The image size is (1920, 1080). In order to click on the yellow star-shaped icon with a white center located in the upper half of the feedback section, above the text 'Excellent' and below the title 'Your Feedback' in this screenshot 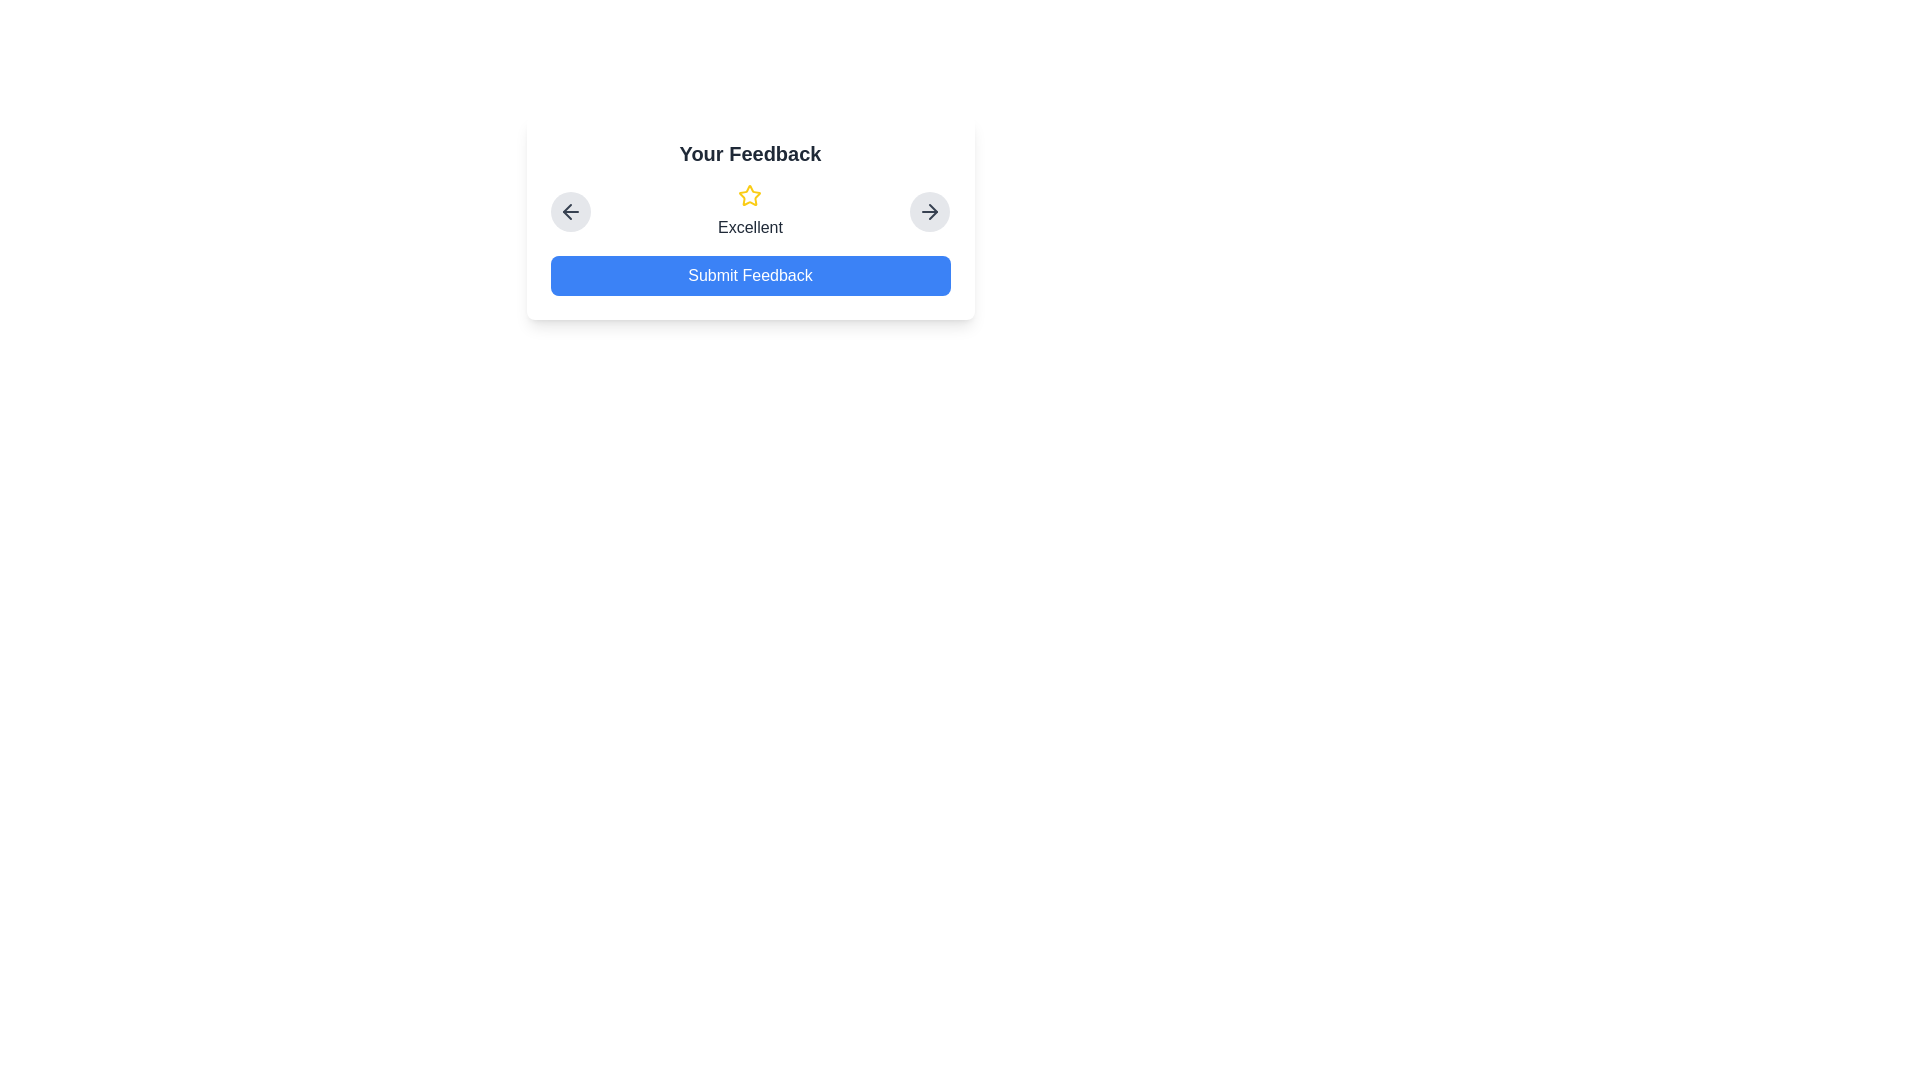, I will do `click(749, 195)`.